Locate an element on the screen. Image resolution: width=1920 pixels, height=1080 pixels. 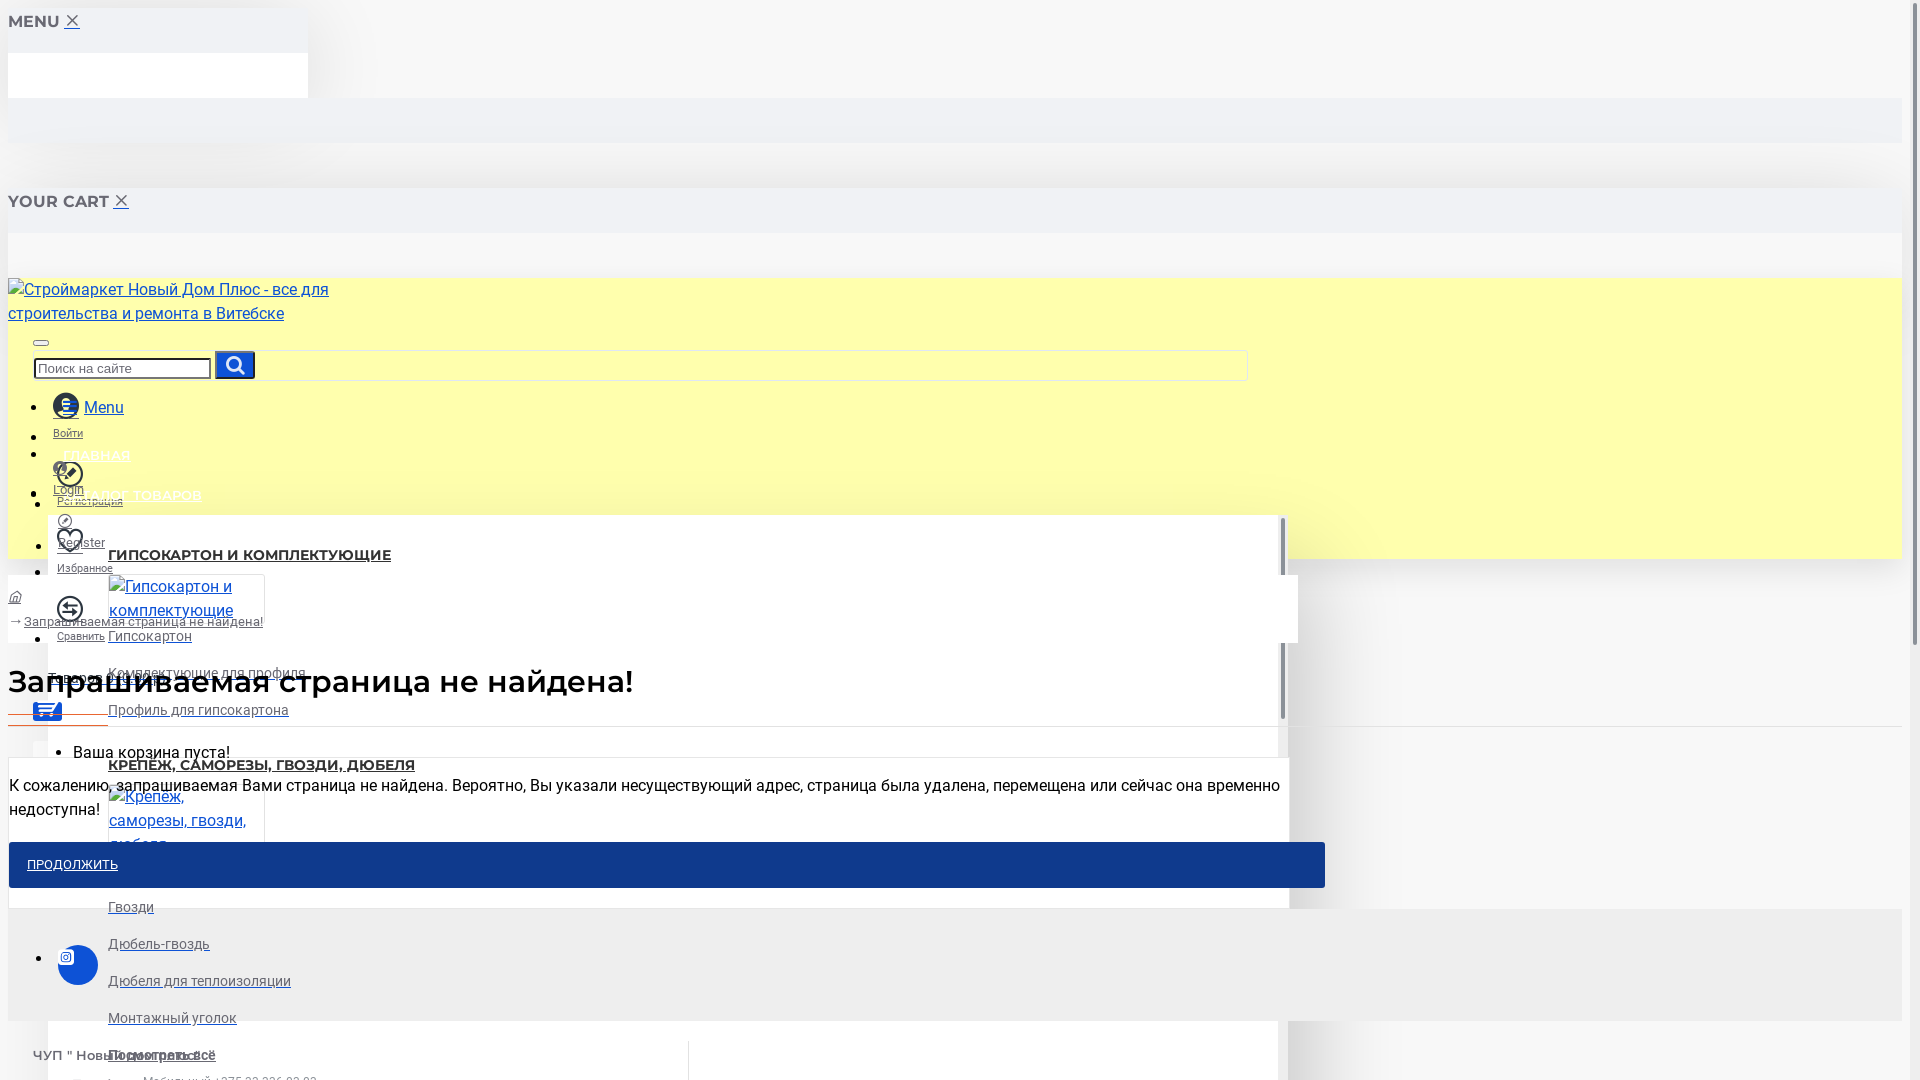
'Instagram' is located at coordinates (77, 963).